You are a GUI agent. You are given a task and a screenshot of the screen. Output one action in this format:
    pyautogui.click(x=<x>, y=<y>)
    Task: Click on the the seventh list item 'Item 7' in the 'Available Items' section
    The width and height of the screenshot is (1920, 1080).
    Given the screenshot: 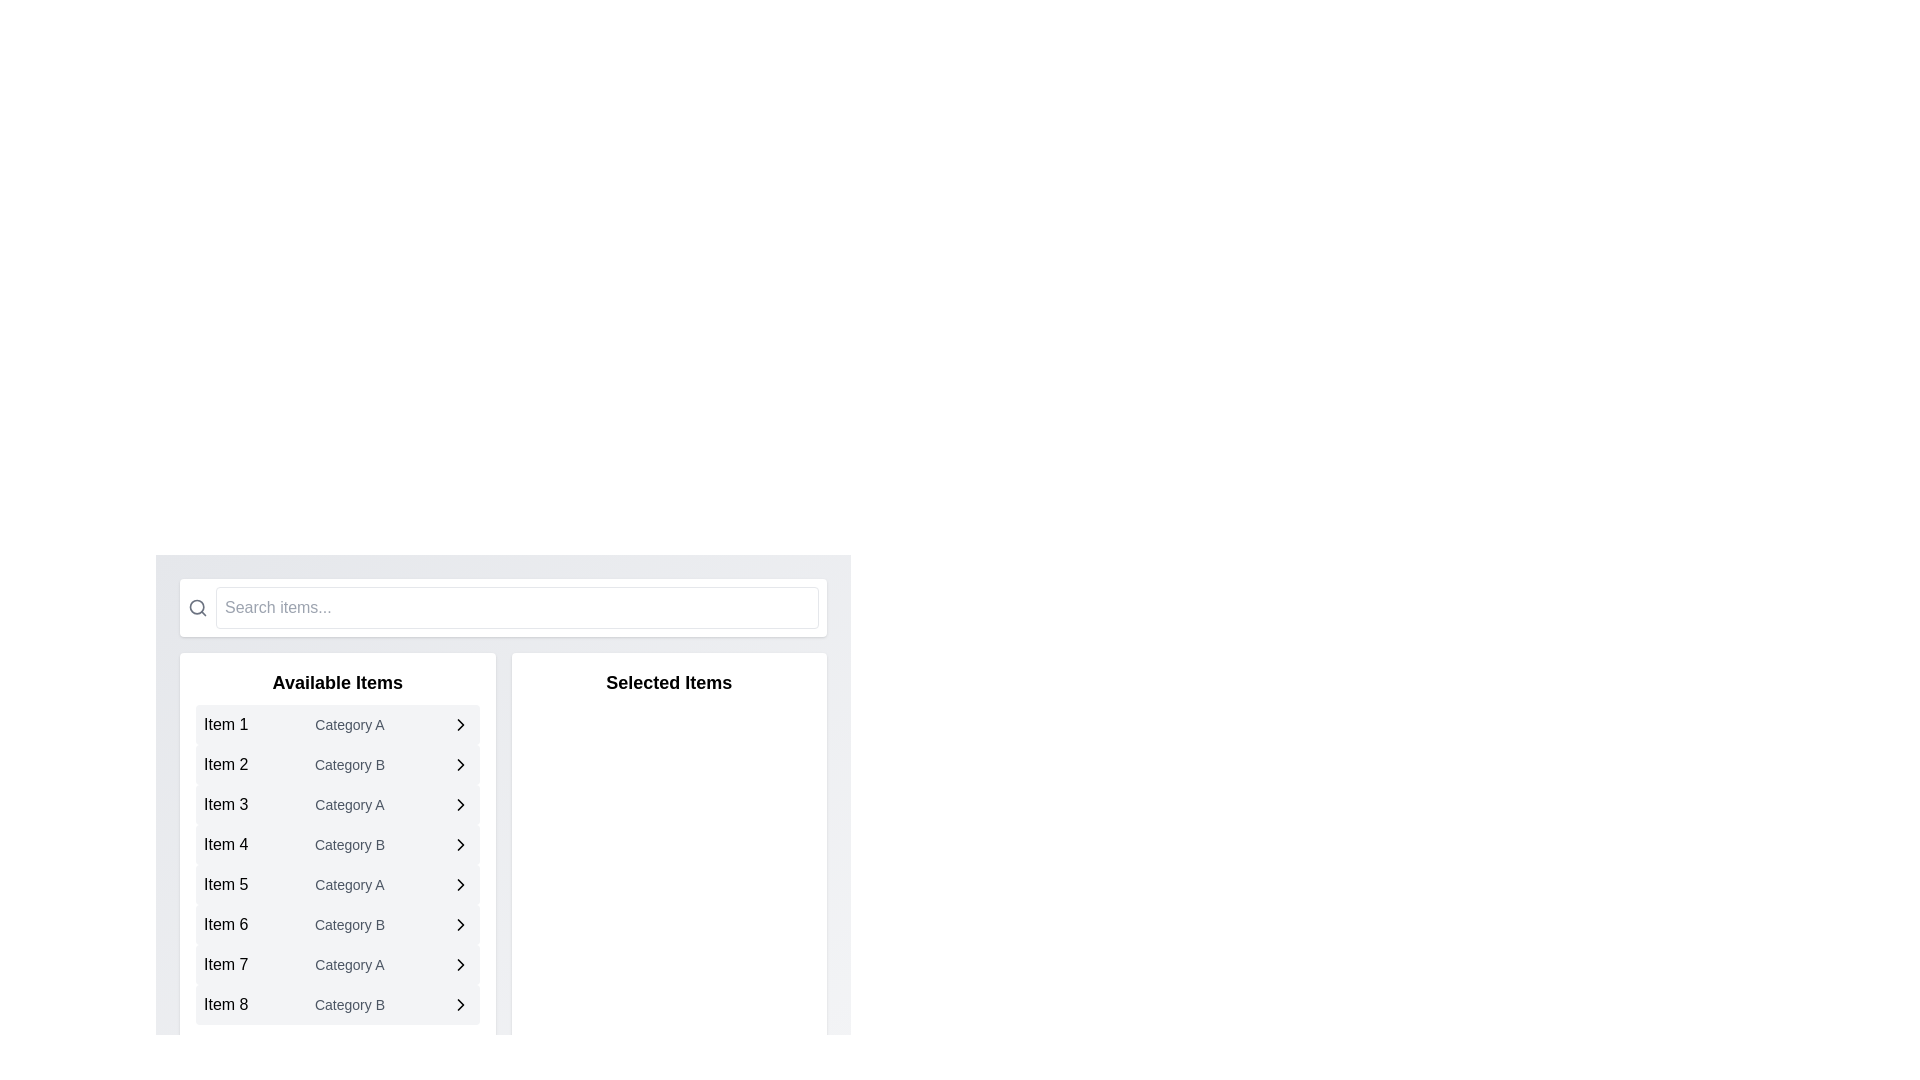 What is the action you would take?
    pyautogui.click(x=337, y=963)
    